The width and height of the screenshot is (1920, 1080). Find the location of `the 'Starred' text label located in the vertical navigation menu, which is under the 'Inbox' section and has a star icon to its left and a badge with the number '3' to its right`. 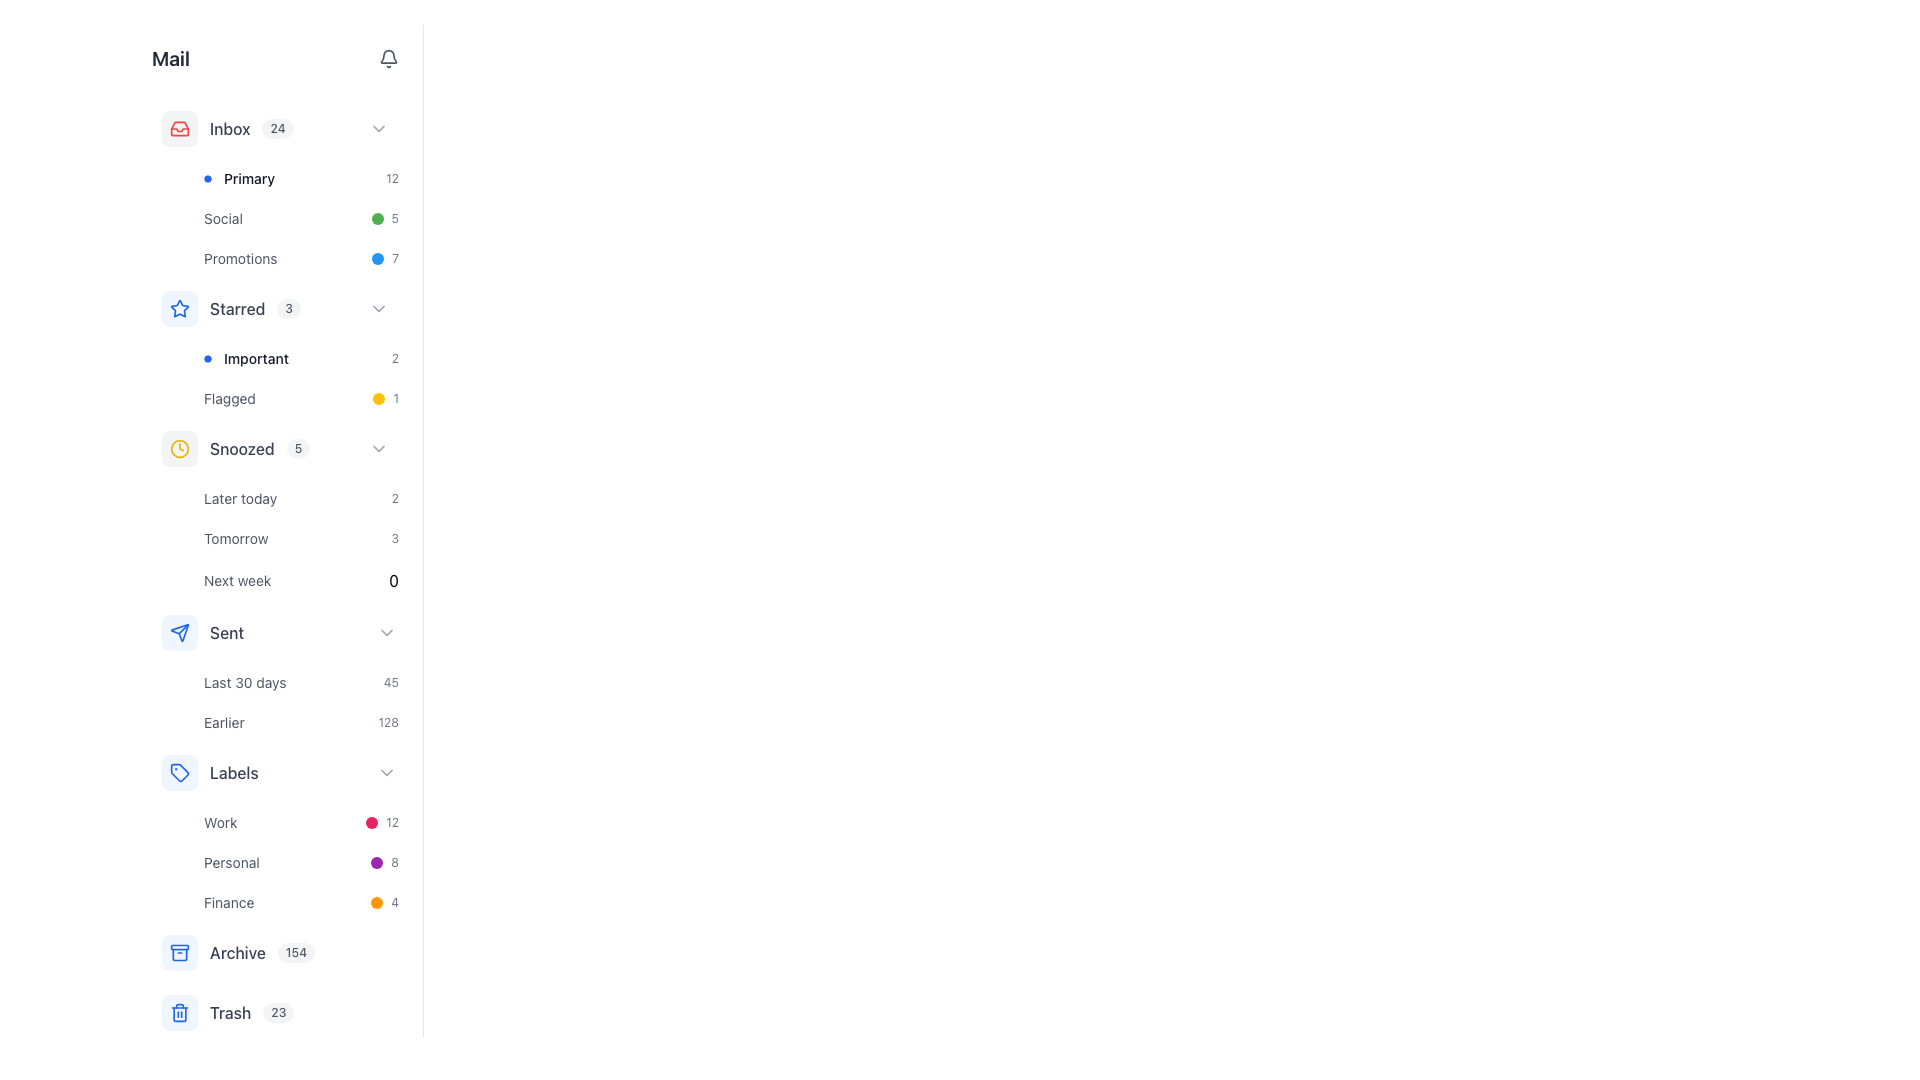

the 'Starred' text label located in the vertical navigation menu, which is under the 'Inbox' section and has a star icon to its left and a badge with the number '3' to its right is located at coordinates (237, 308).